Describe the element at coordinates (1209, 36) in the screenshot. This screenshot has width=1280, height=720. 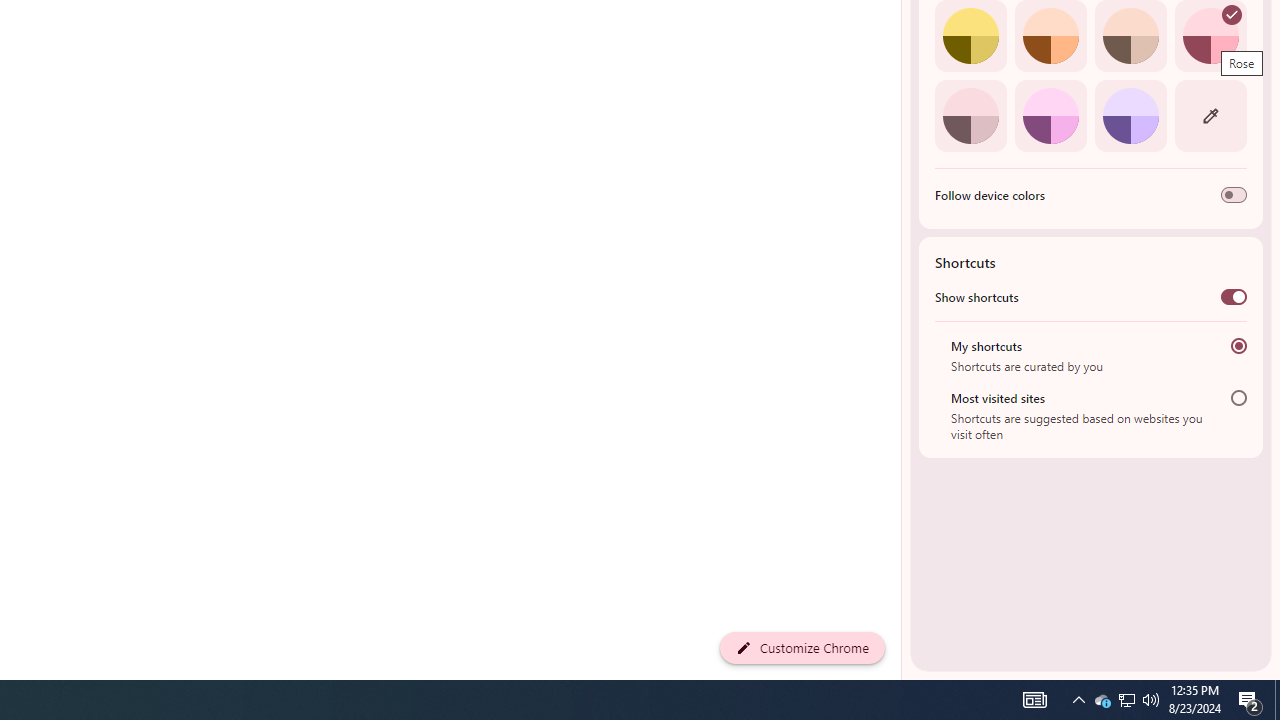
I see `'Rose'` at that location.